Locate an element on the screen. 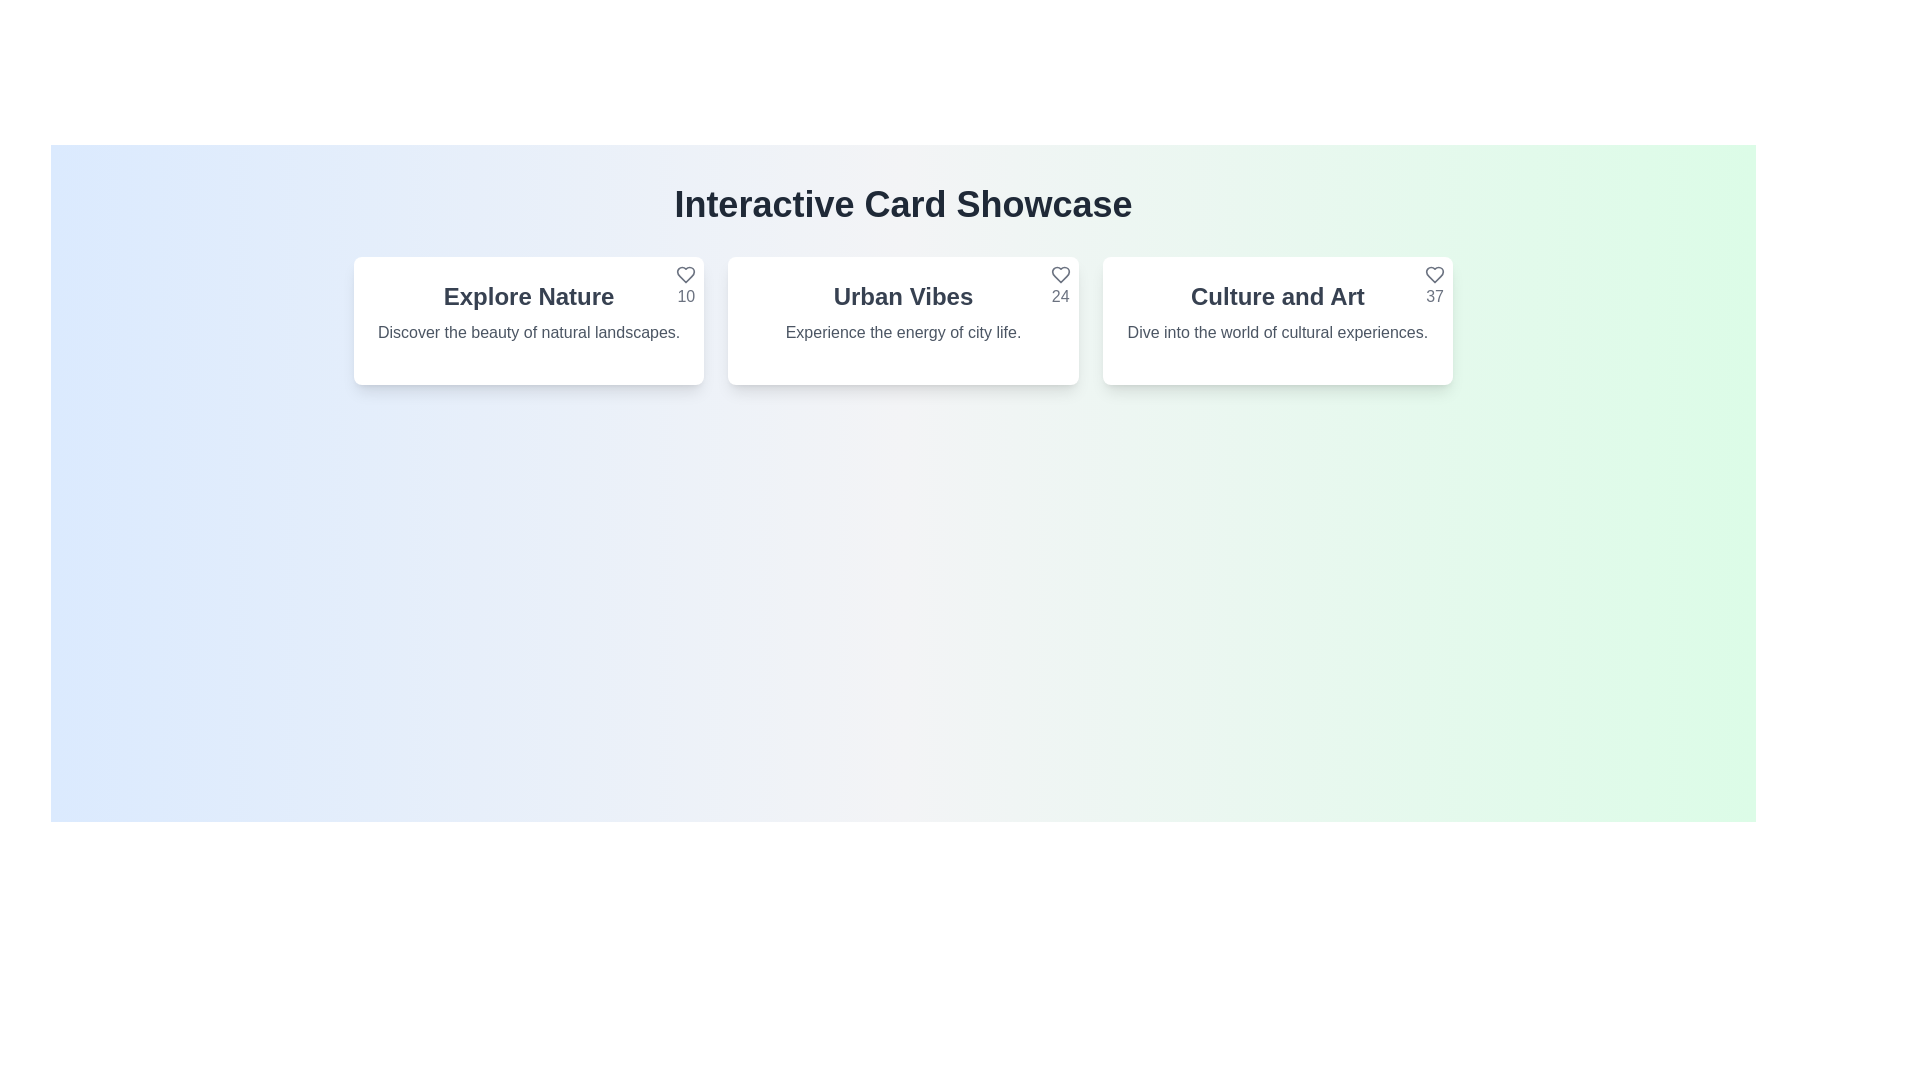 This screenshot has height=1080, width=1920. the title text component at the top of the card, which summarizes the card's content and draws user attention is located at coordinates (529, 297).